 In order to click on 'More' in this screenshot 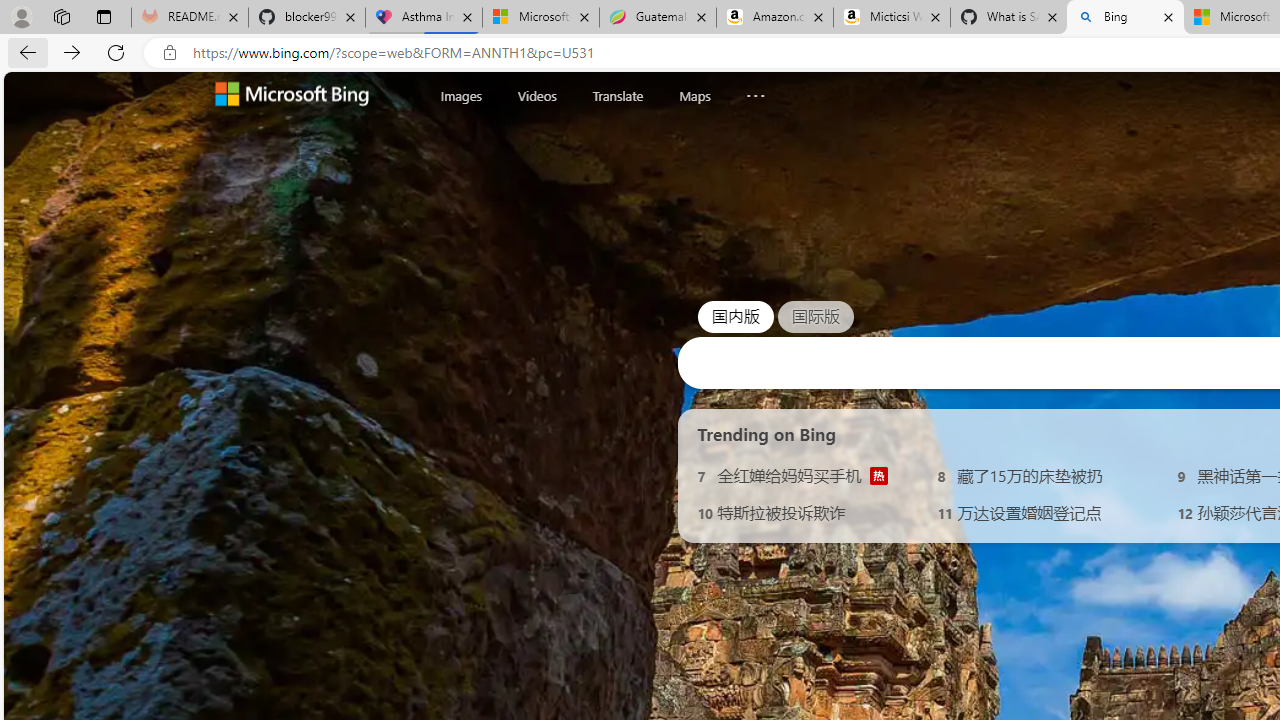, I will do `click(754, 91)`.